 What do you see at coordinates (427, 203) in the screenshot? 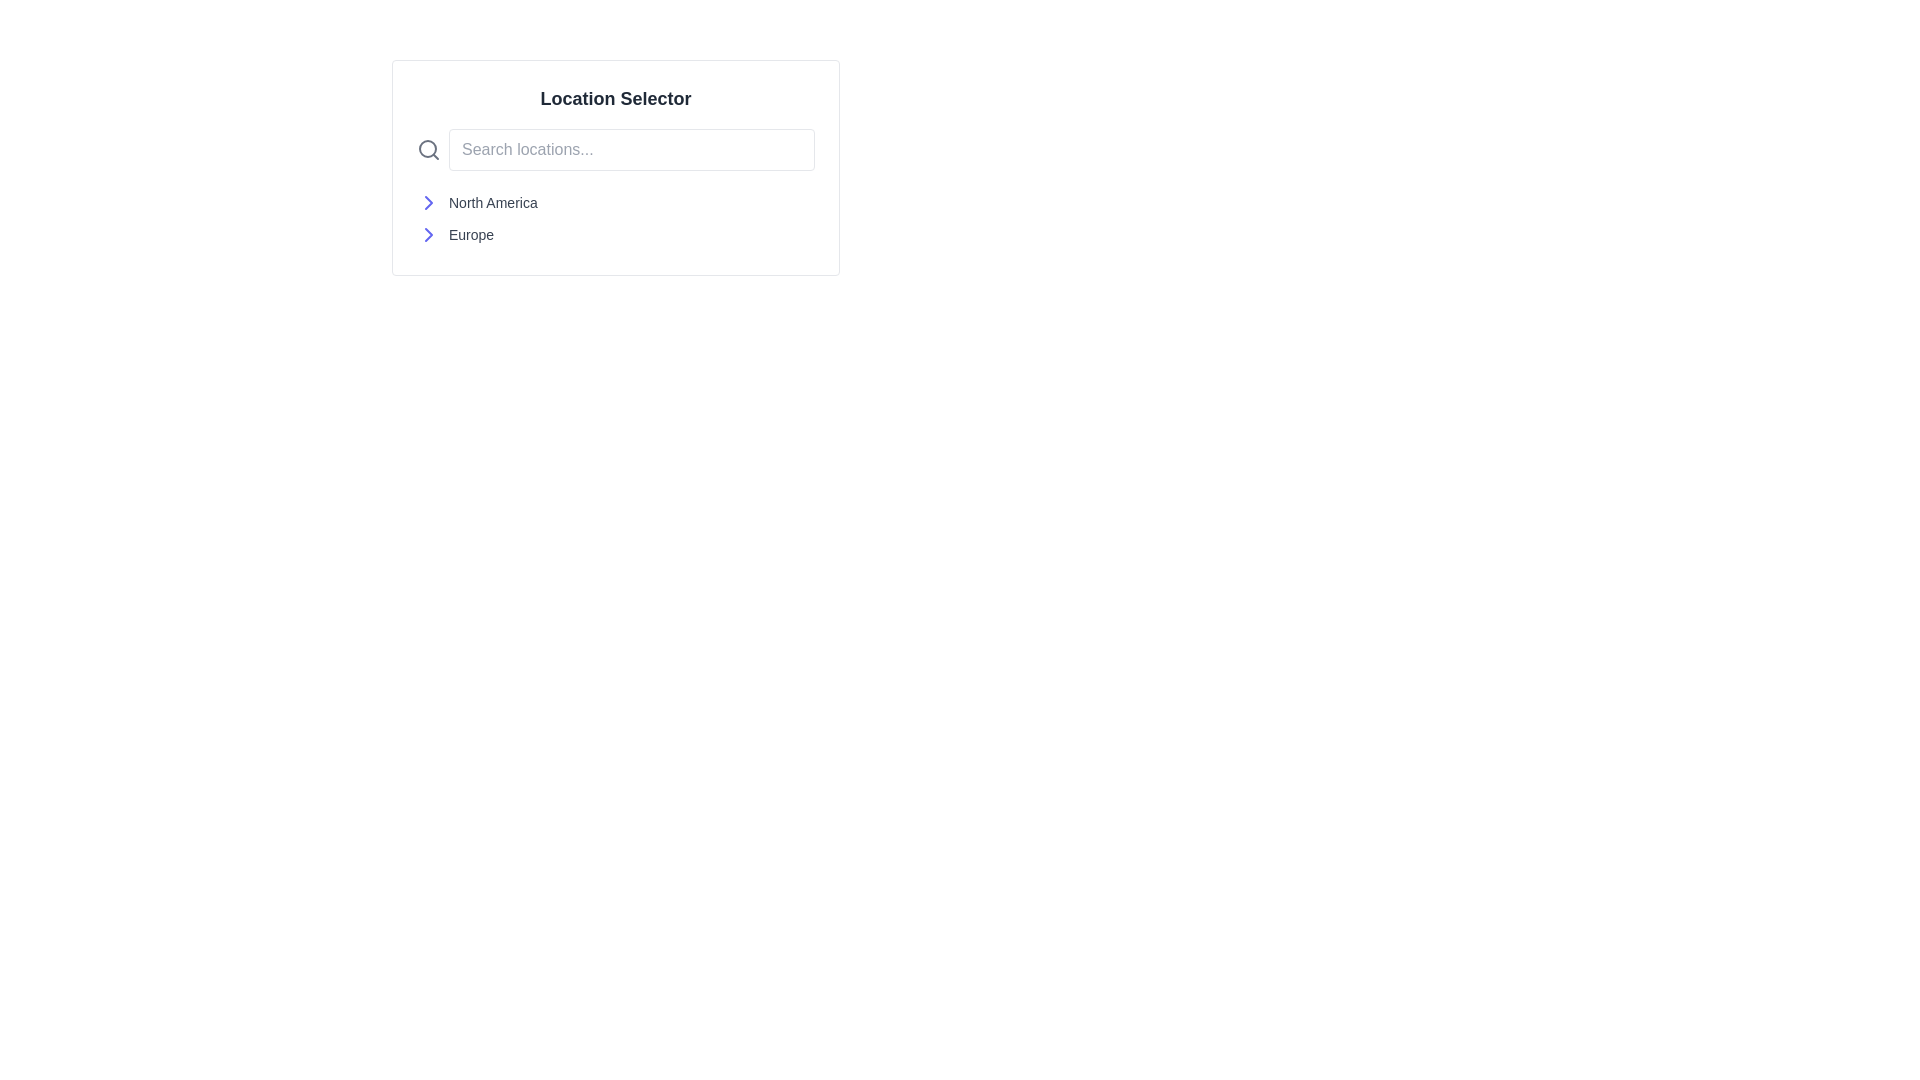
I see `the Chevron Right icon` at bounding box center [427, 203].